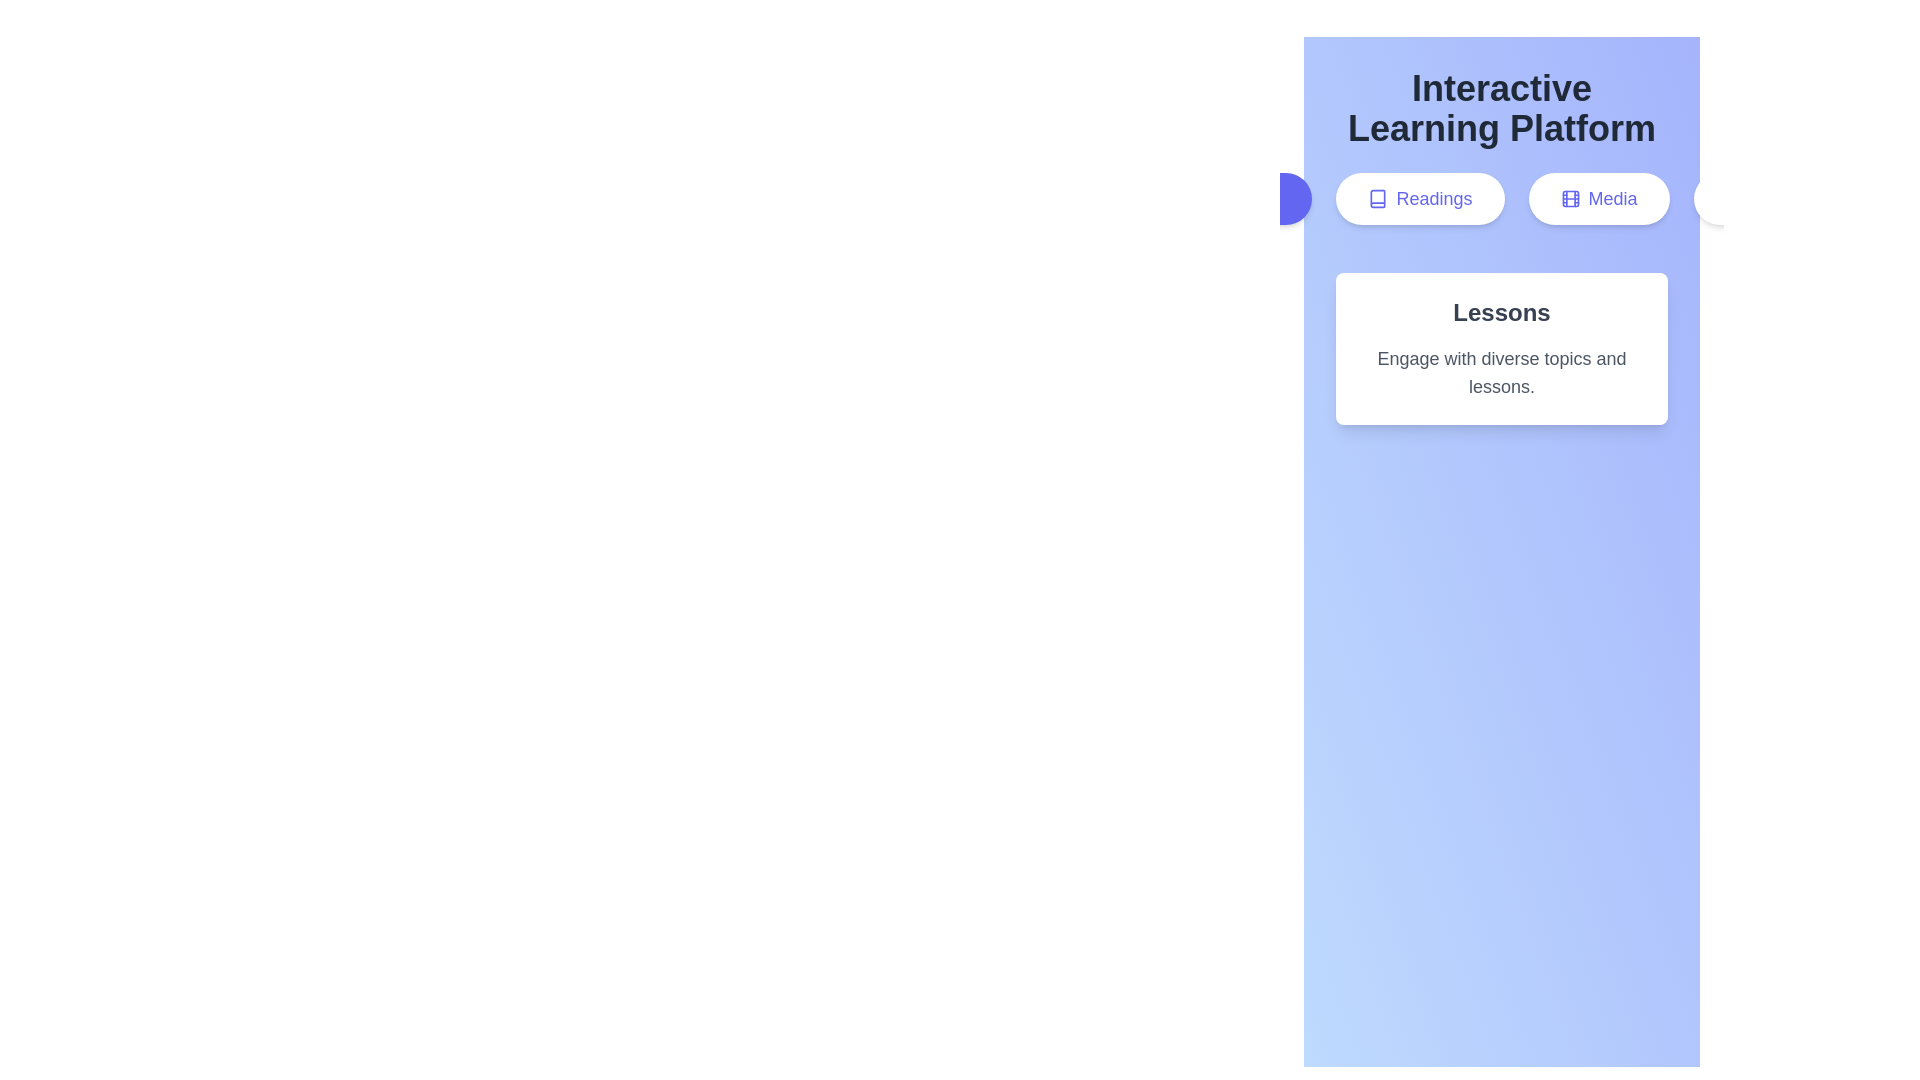  Describe the element at coordinates (1419, 199) in the screenshot. I see `the tab button labeled Readings to switch to that tab` at that location.